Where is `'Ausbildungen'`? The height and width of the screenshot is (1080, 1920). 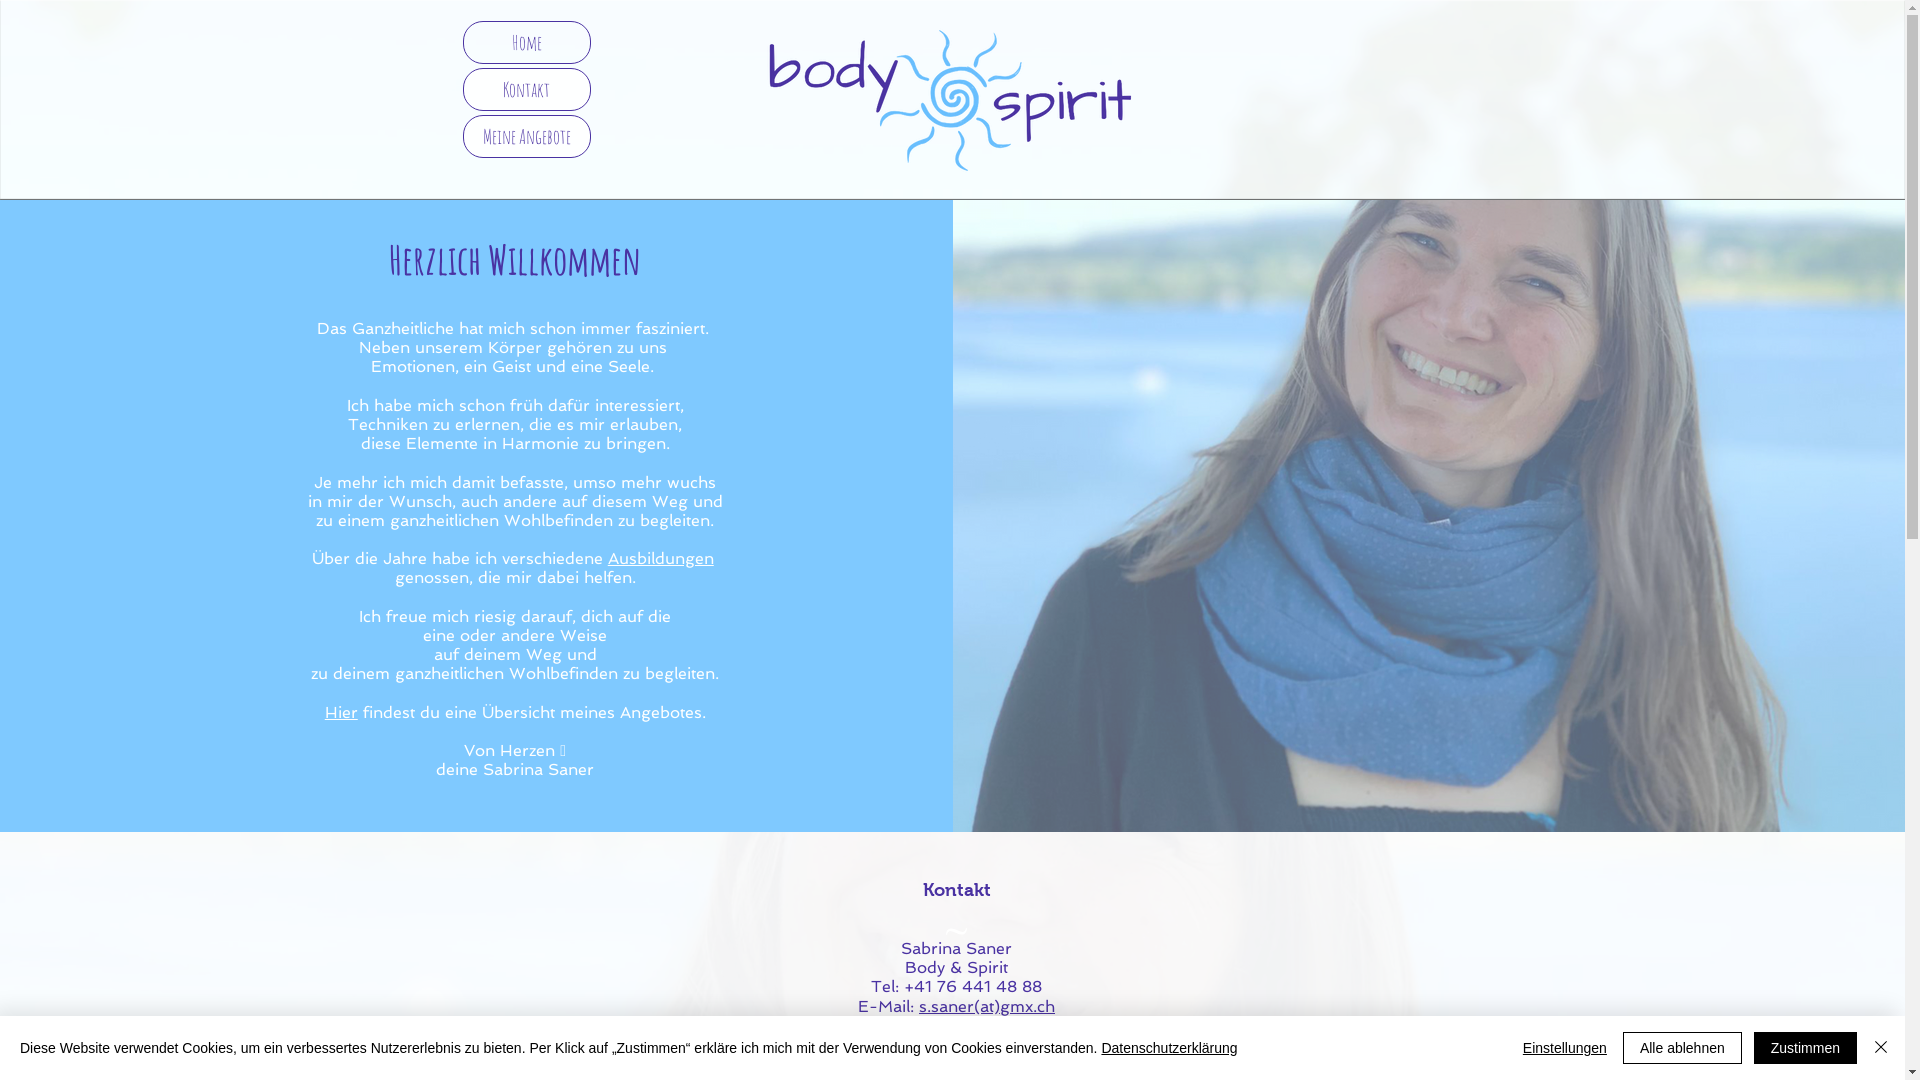
'Ausbildungen' is located at coordinates (661, 558).